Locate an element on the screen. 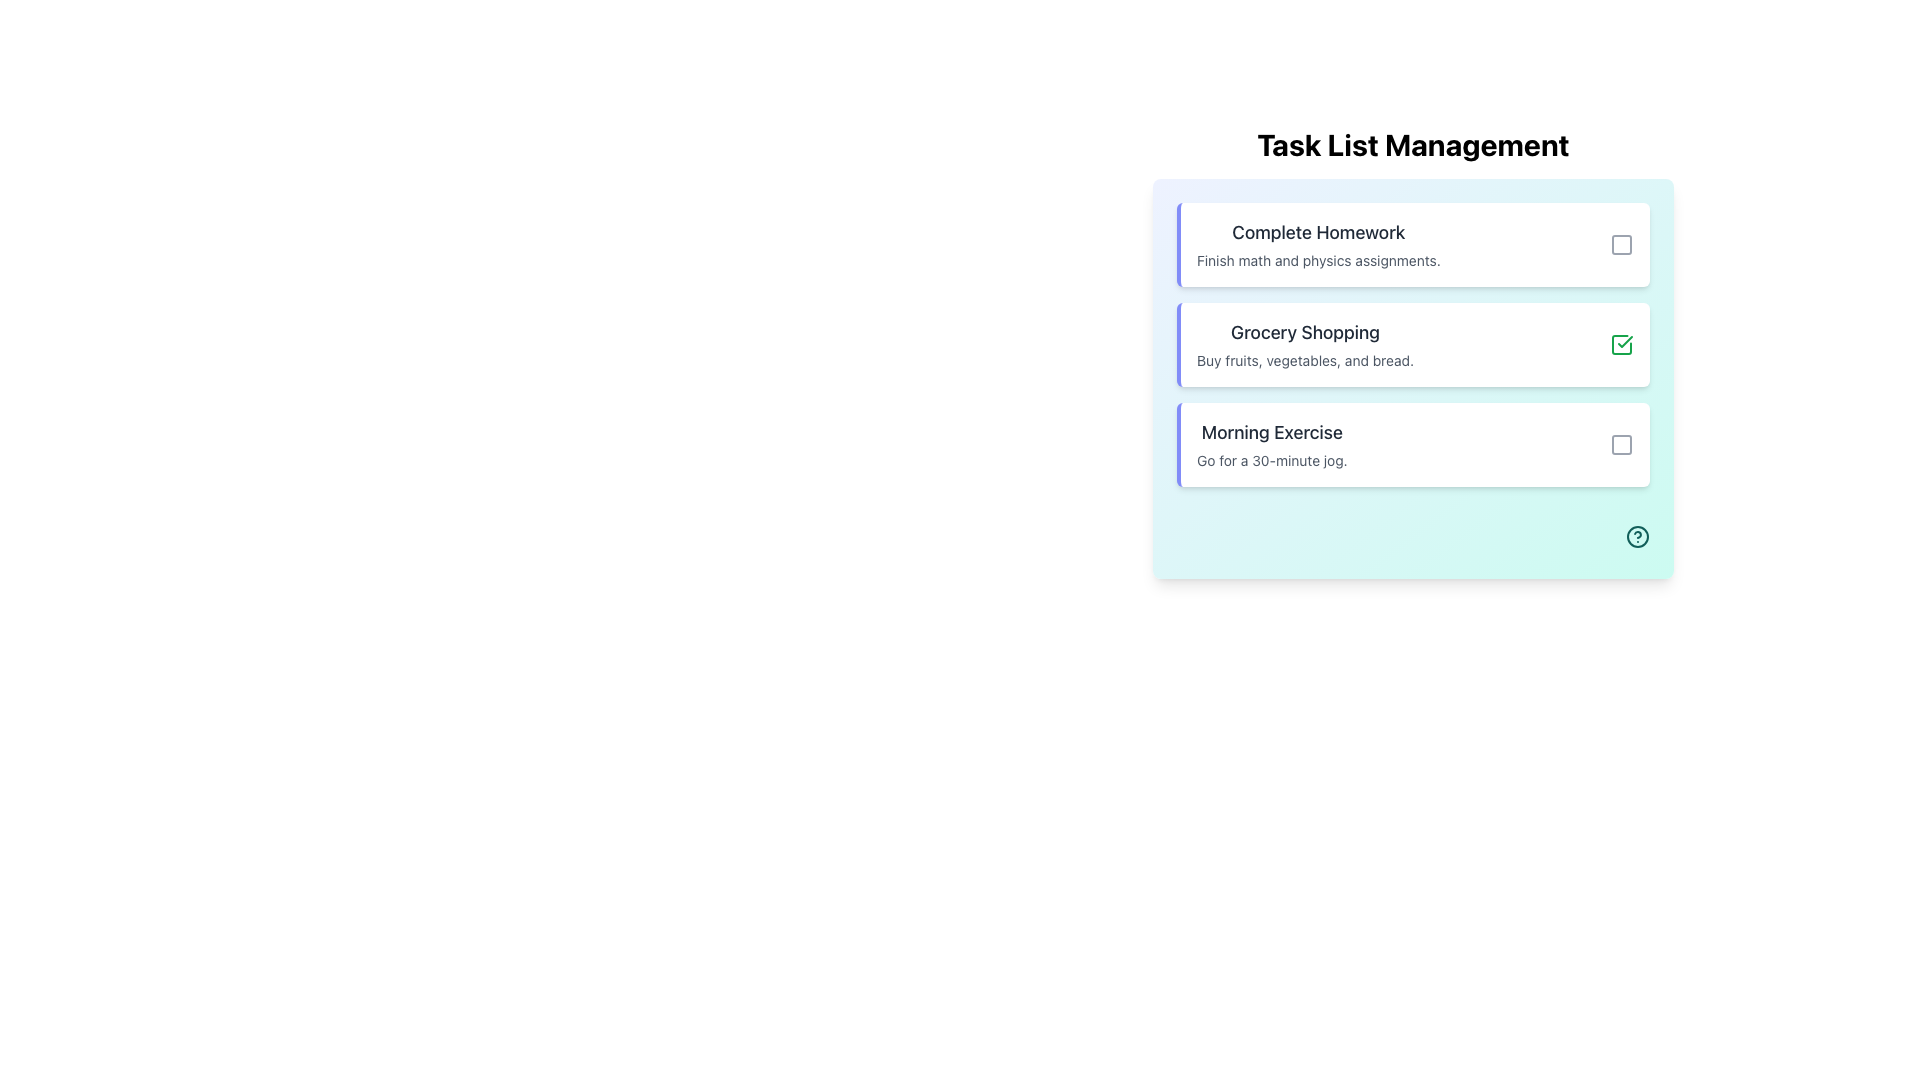 This screenshot has height=1080, width=1920. the small, square outlined button located at the top-right corner of the 'Morning Exercise' task card is located at coordinates (1622, 443).